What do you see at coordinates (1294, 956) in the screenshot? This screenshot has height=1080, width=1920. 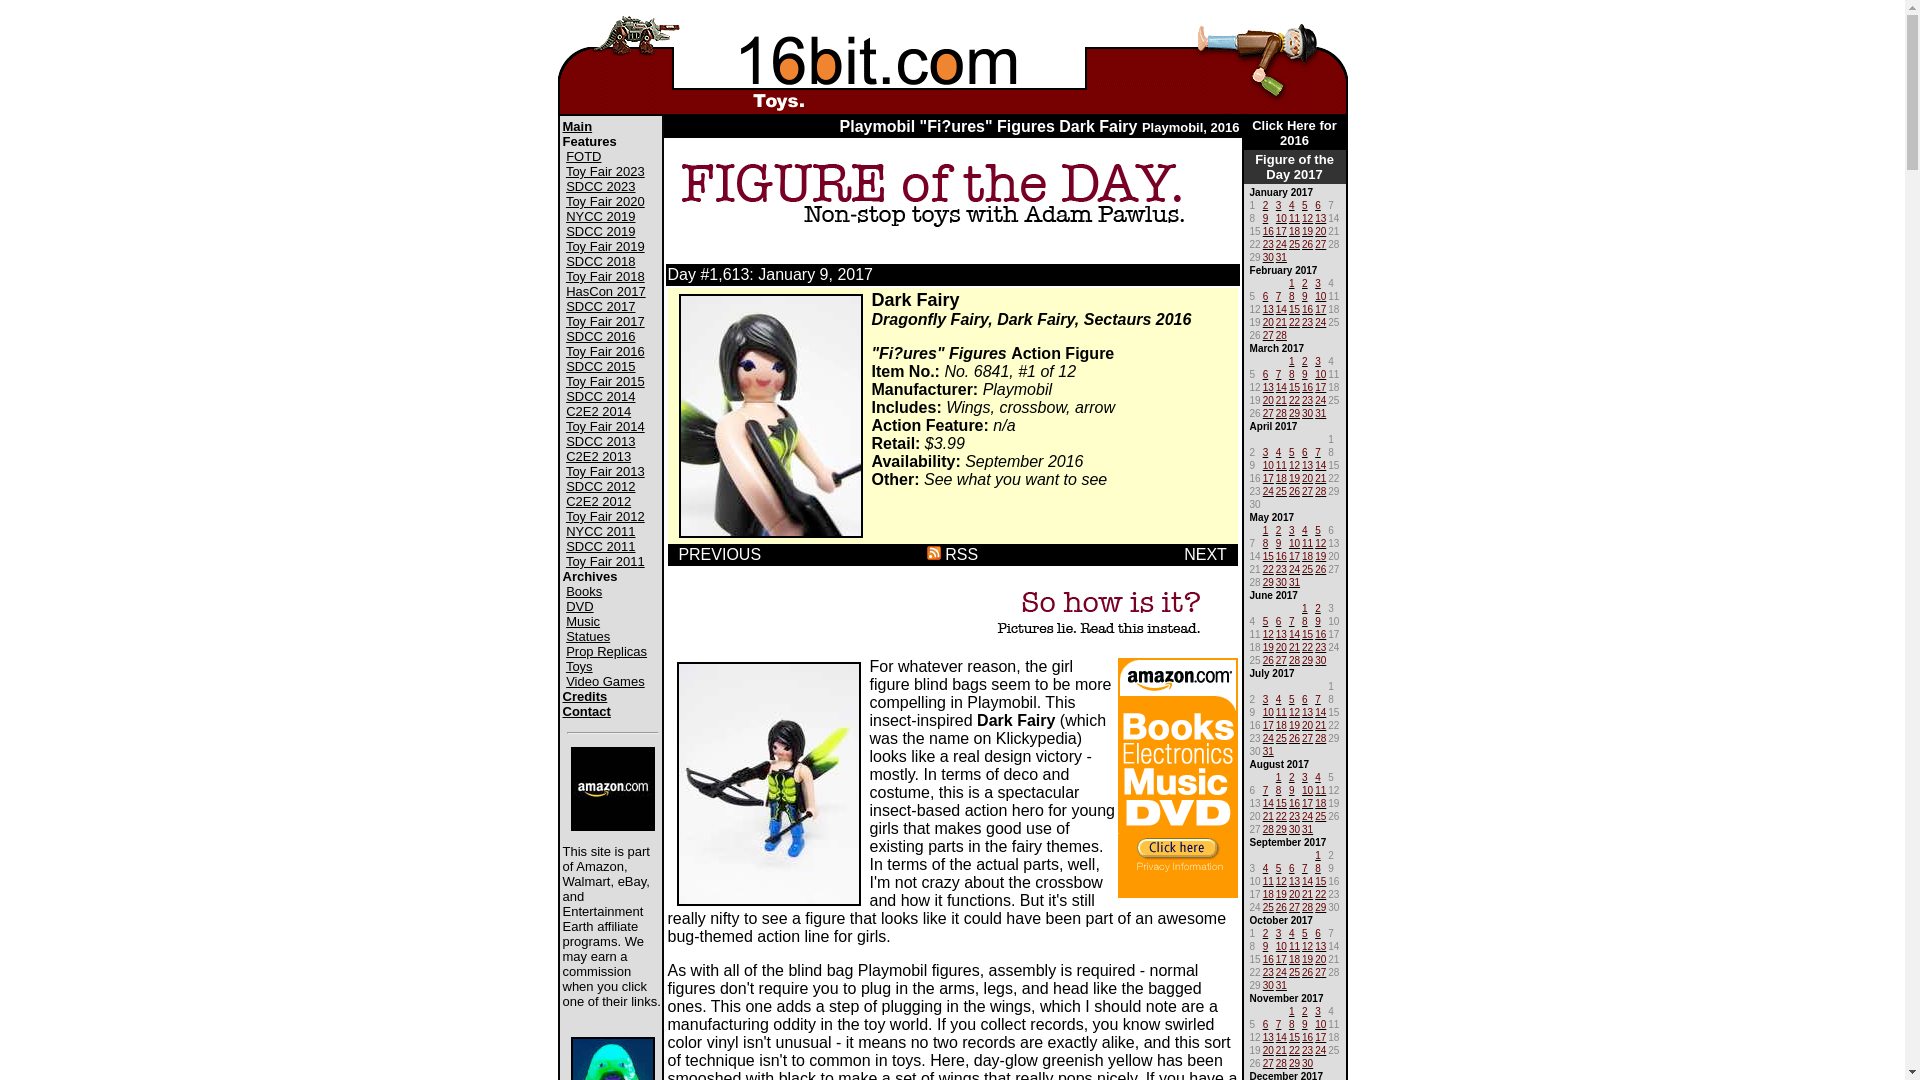 I see `'18'` at bounding box center [1294, 956].